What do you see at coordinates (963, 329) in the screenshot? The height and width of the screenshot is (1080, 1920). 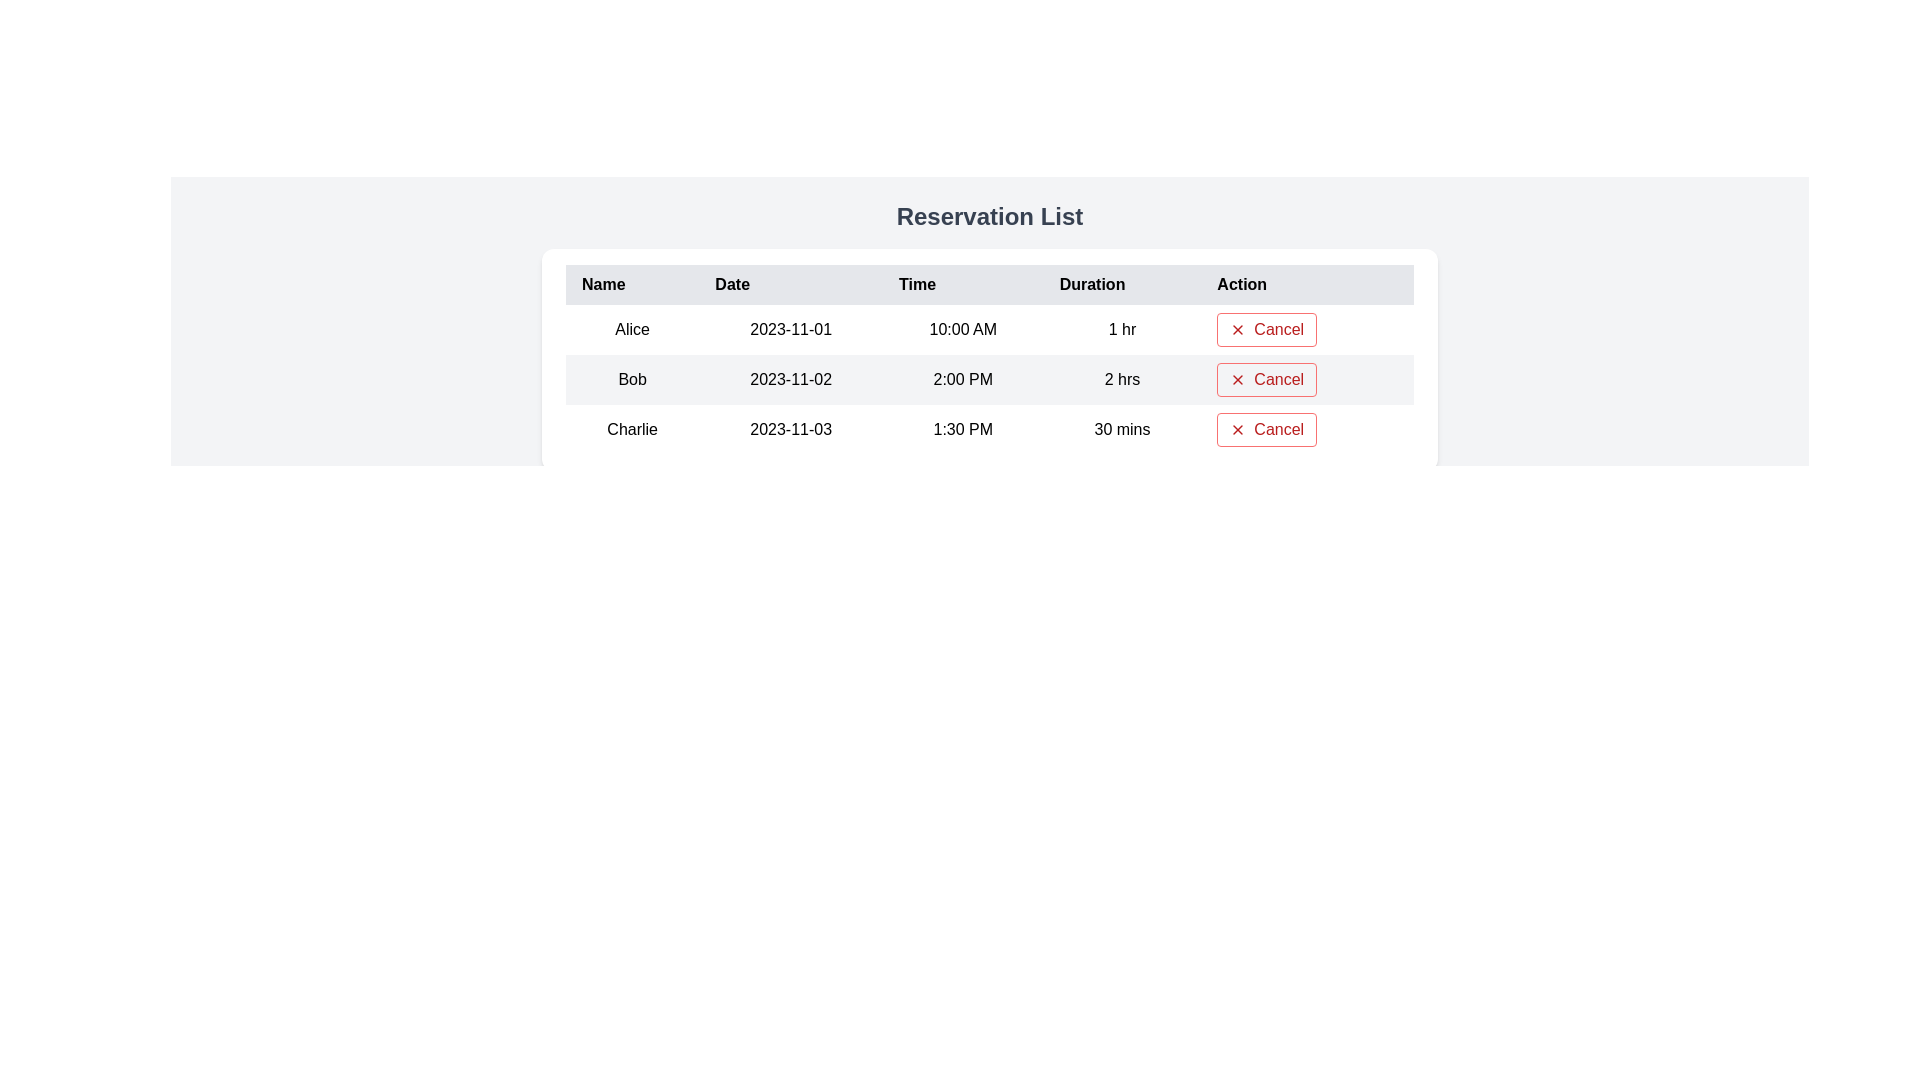 I see `the static text element displaying '10:00 AM' in the 'Time' column of the 'Reservation List' table, which is located in the third cell of the row for user 'Alice'` at bounding box center [963, 329].